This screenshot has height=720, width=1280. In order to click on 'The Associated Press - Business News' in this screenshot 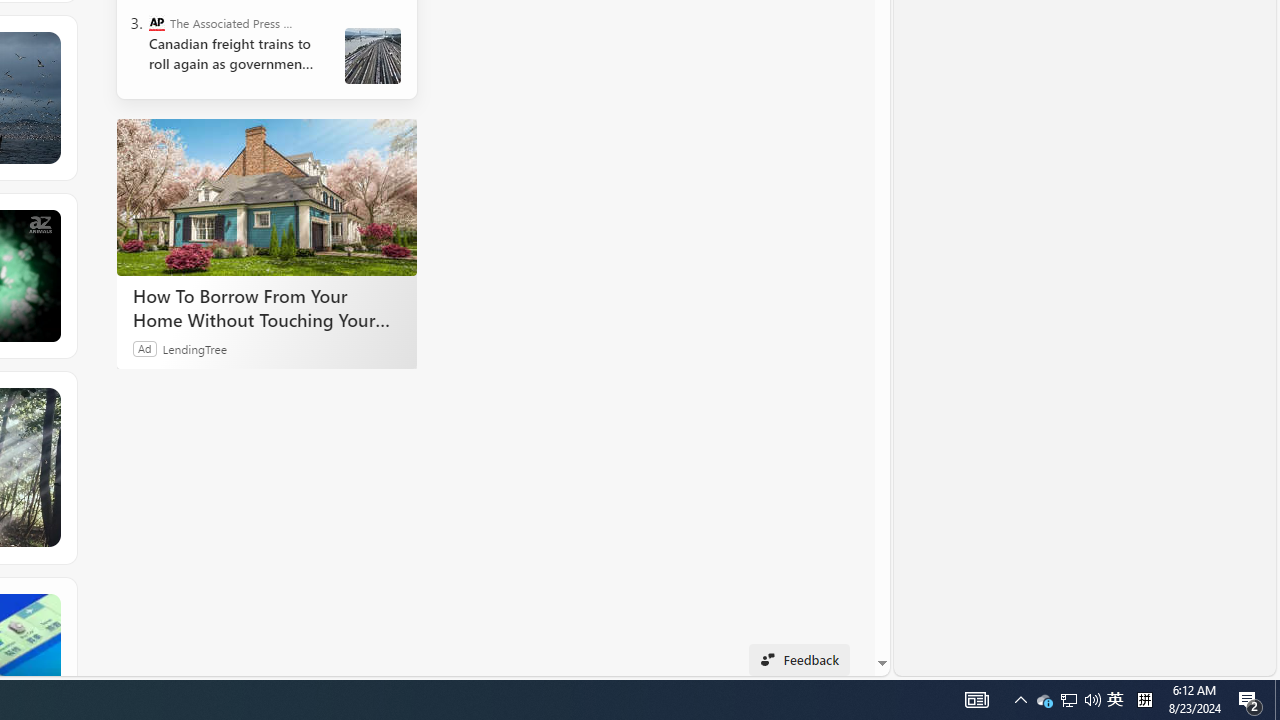, I will do `click(155, 23)`.